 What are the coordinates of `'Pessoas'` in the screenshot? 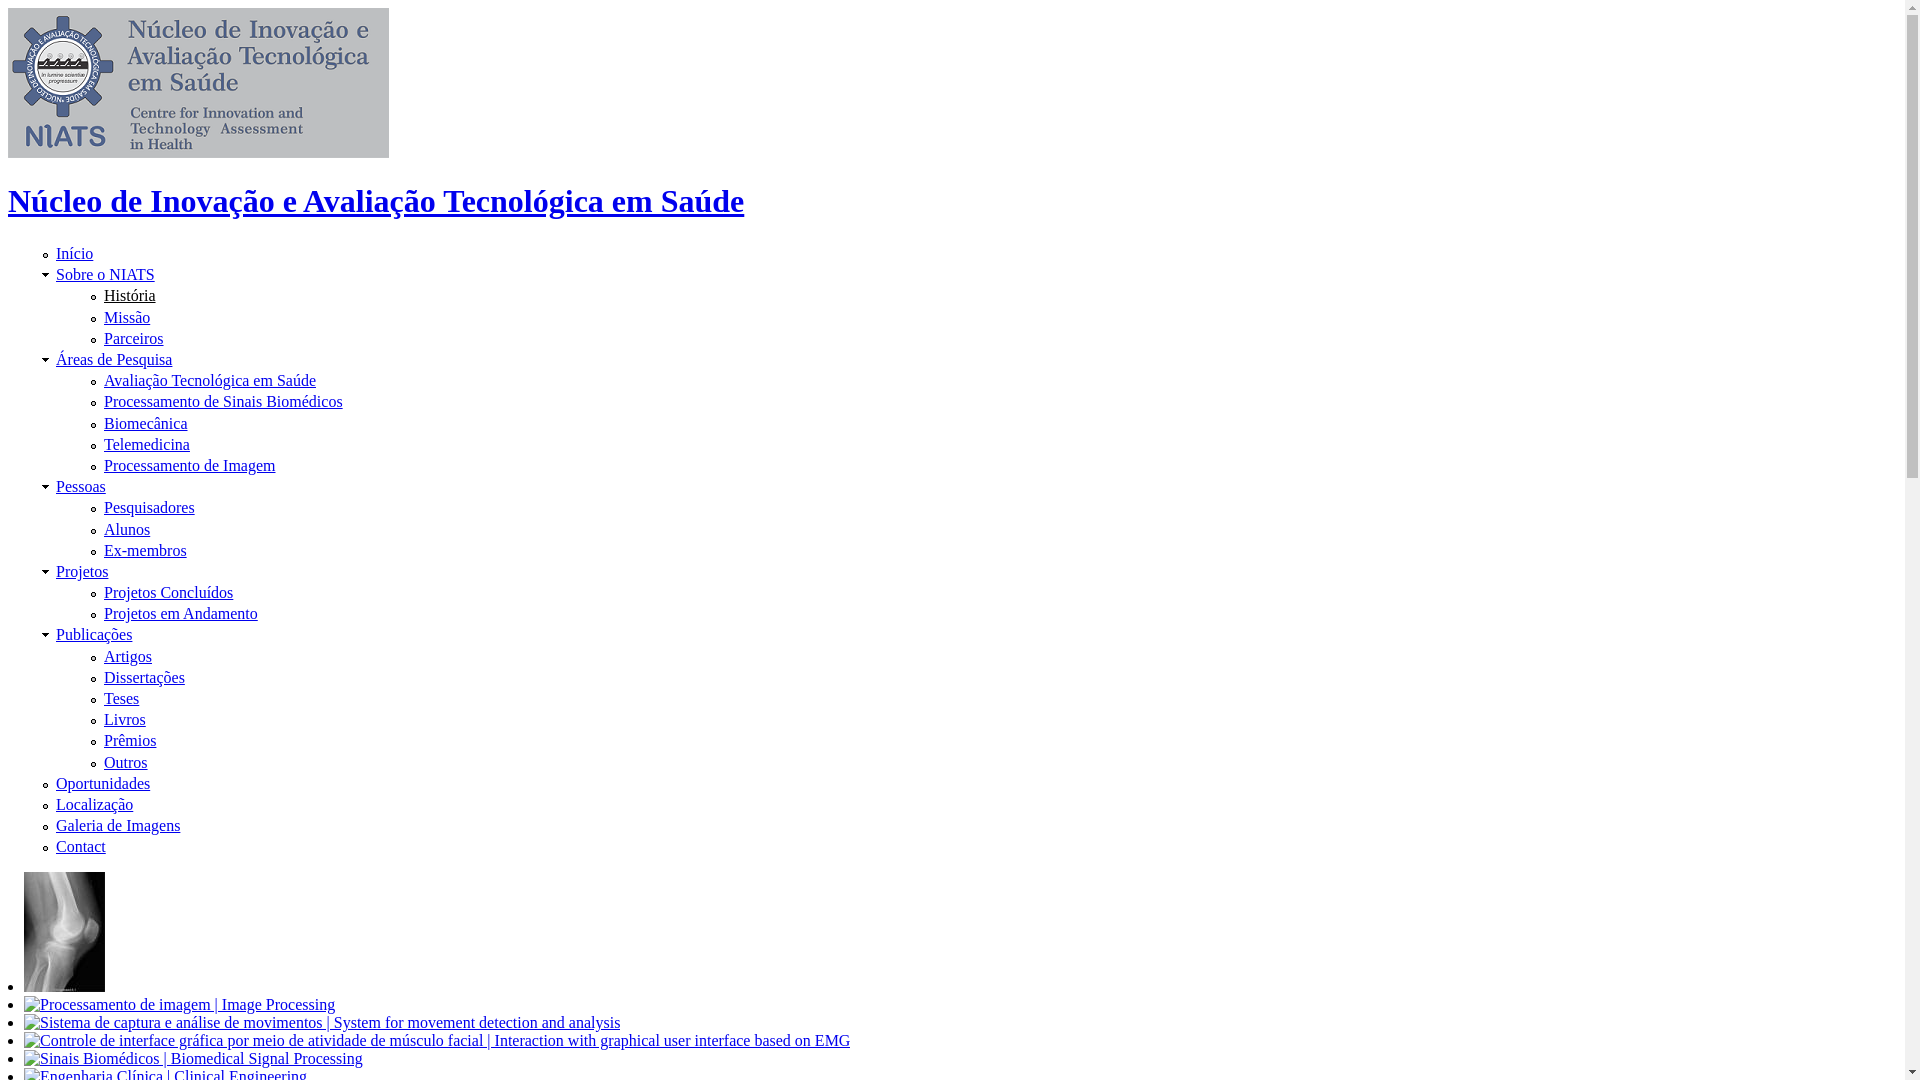 It's located at (80, 486).